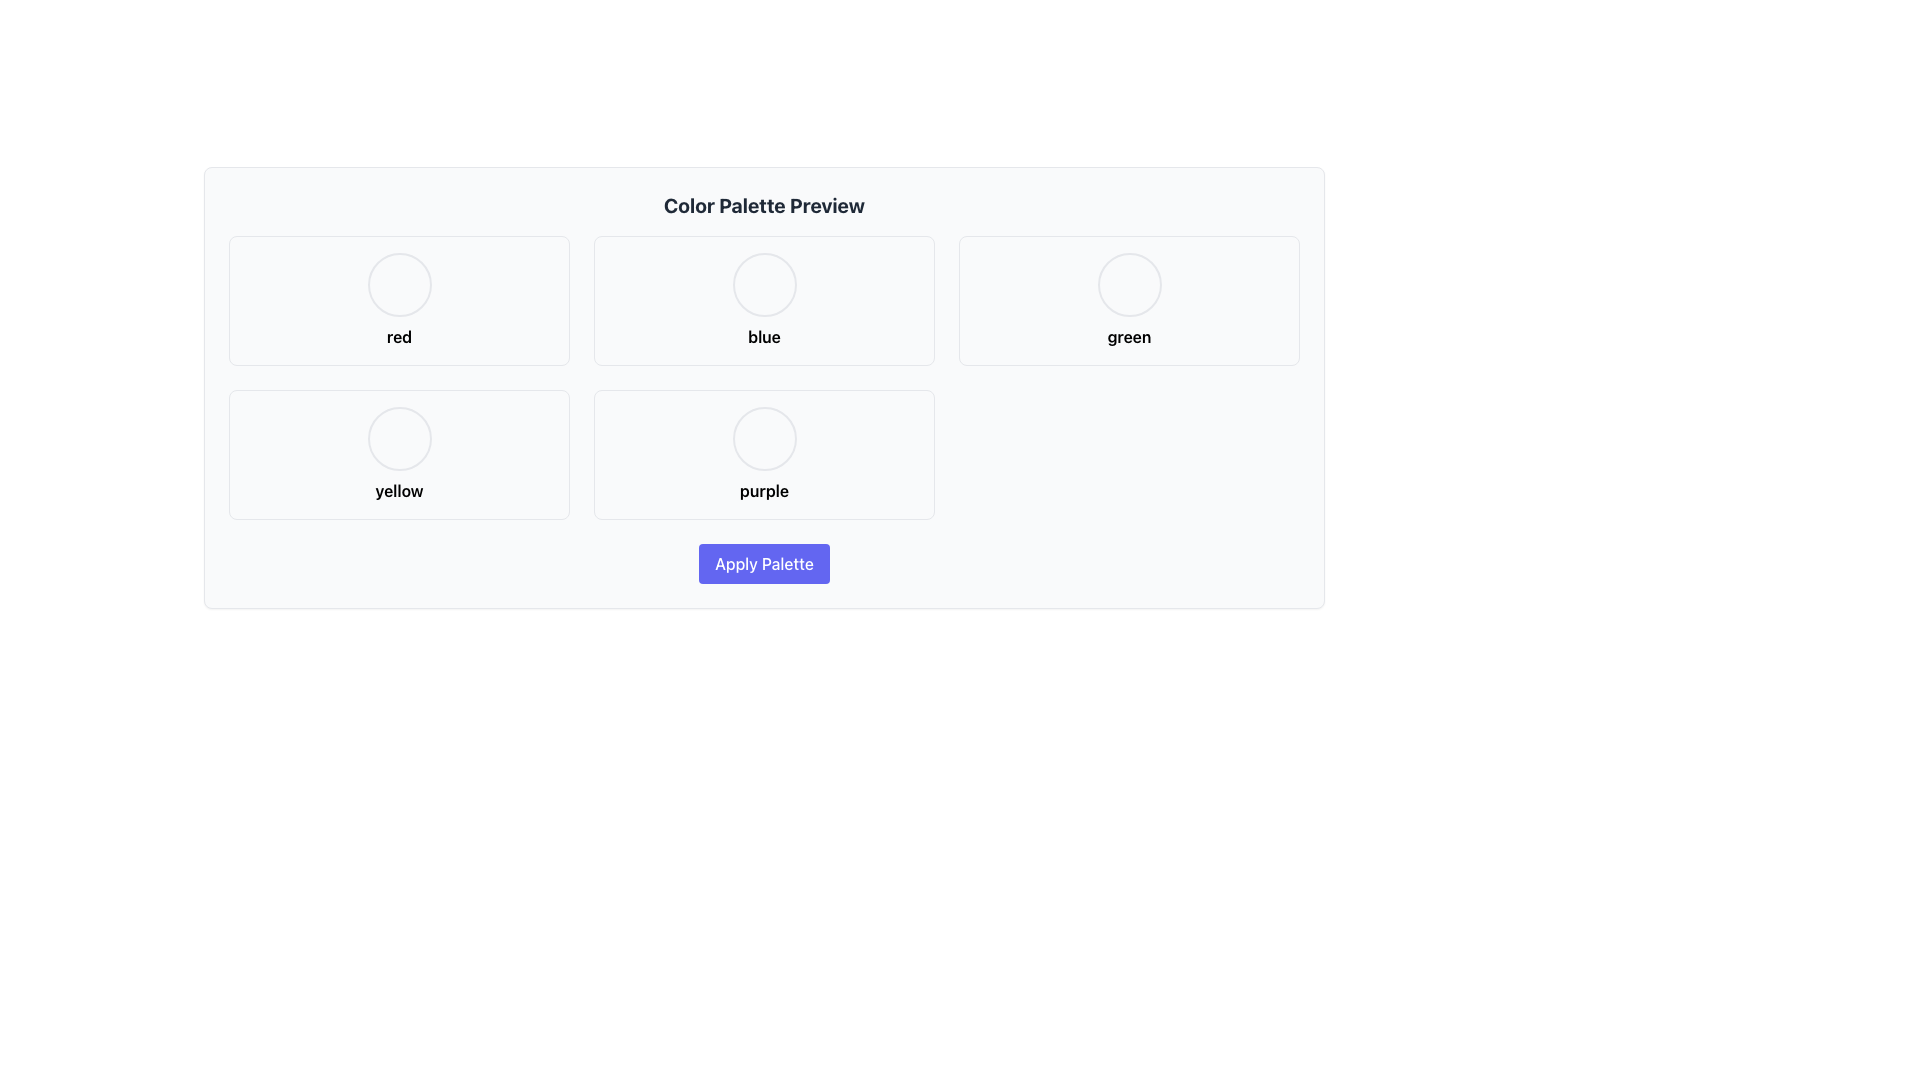  Describe the element at coordinates (763, 563) in the screenshot. I see `the button that triggers the action for applying the selected color palette located at the bottom center of the 'Color Palette Preview' section` at that location.